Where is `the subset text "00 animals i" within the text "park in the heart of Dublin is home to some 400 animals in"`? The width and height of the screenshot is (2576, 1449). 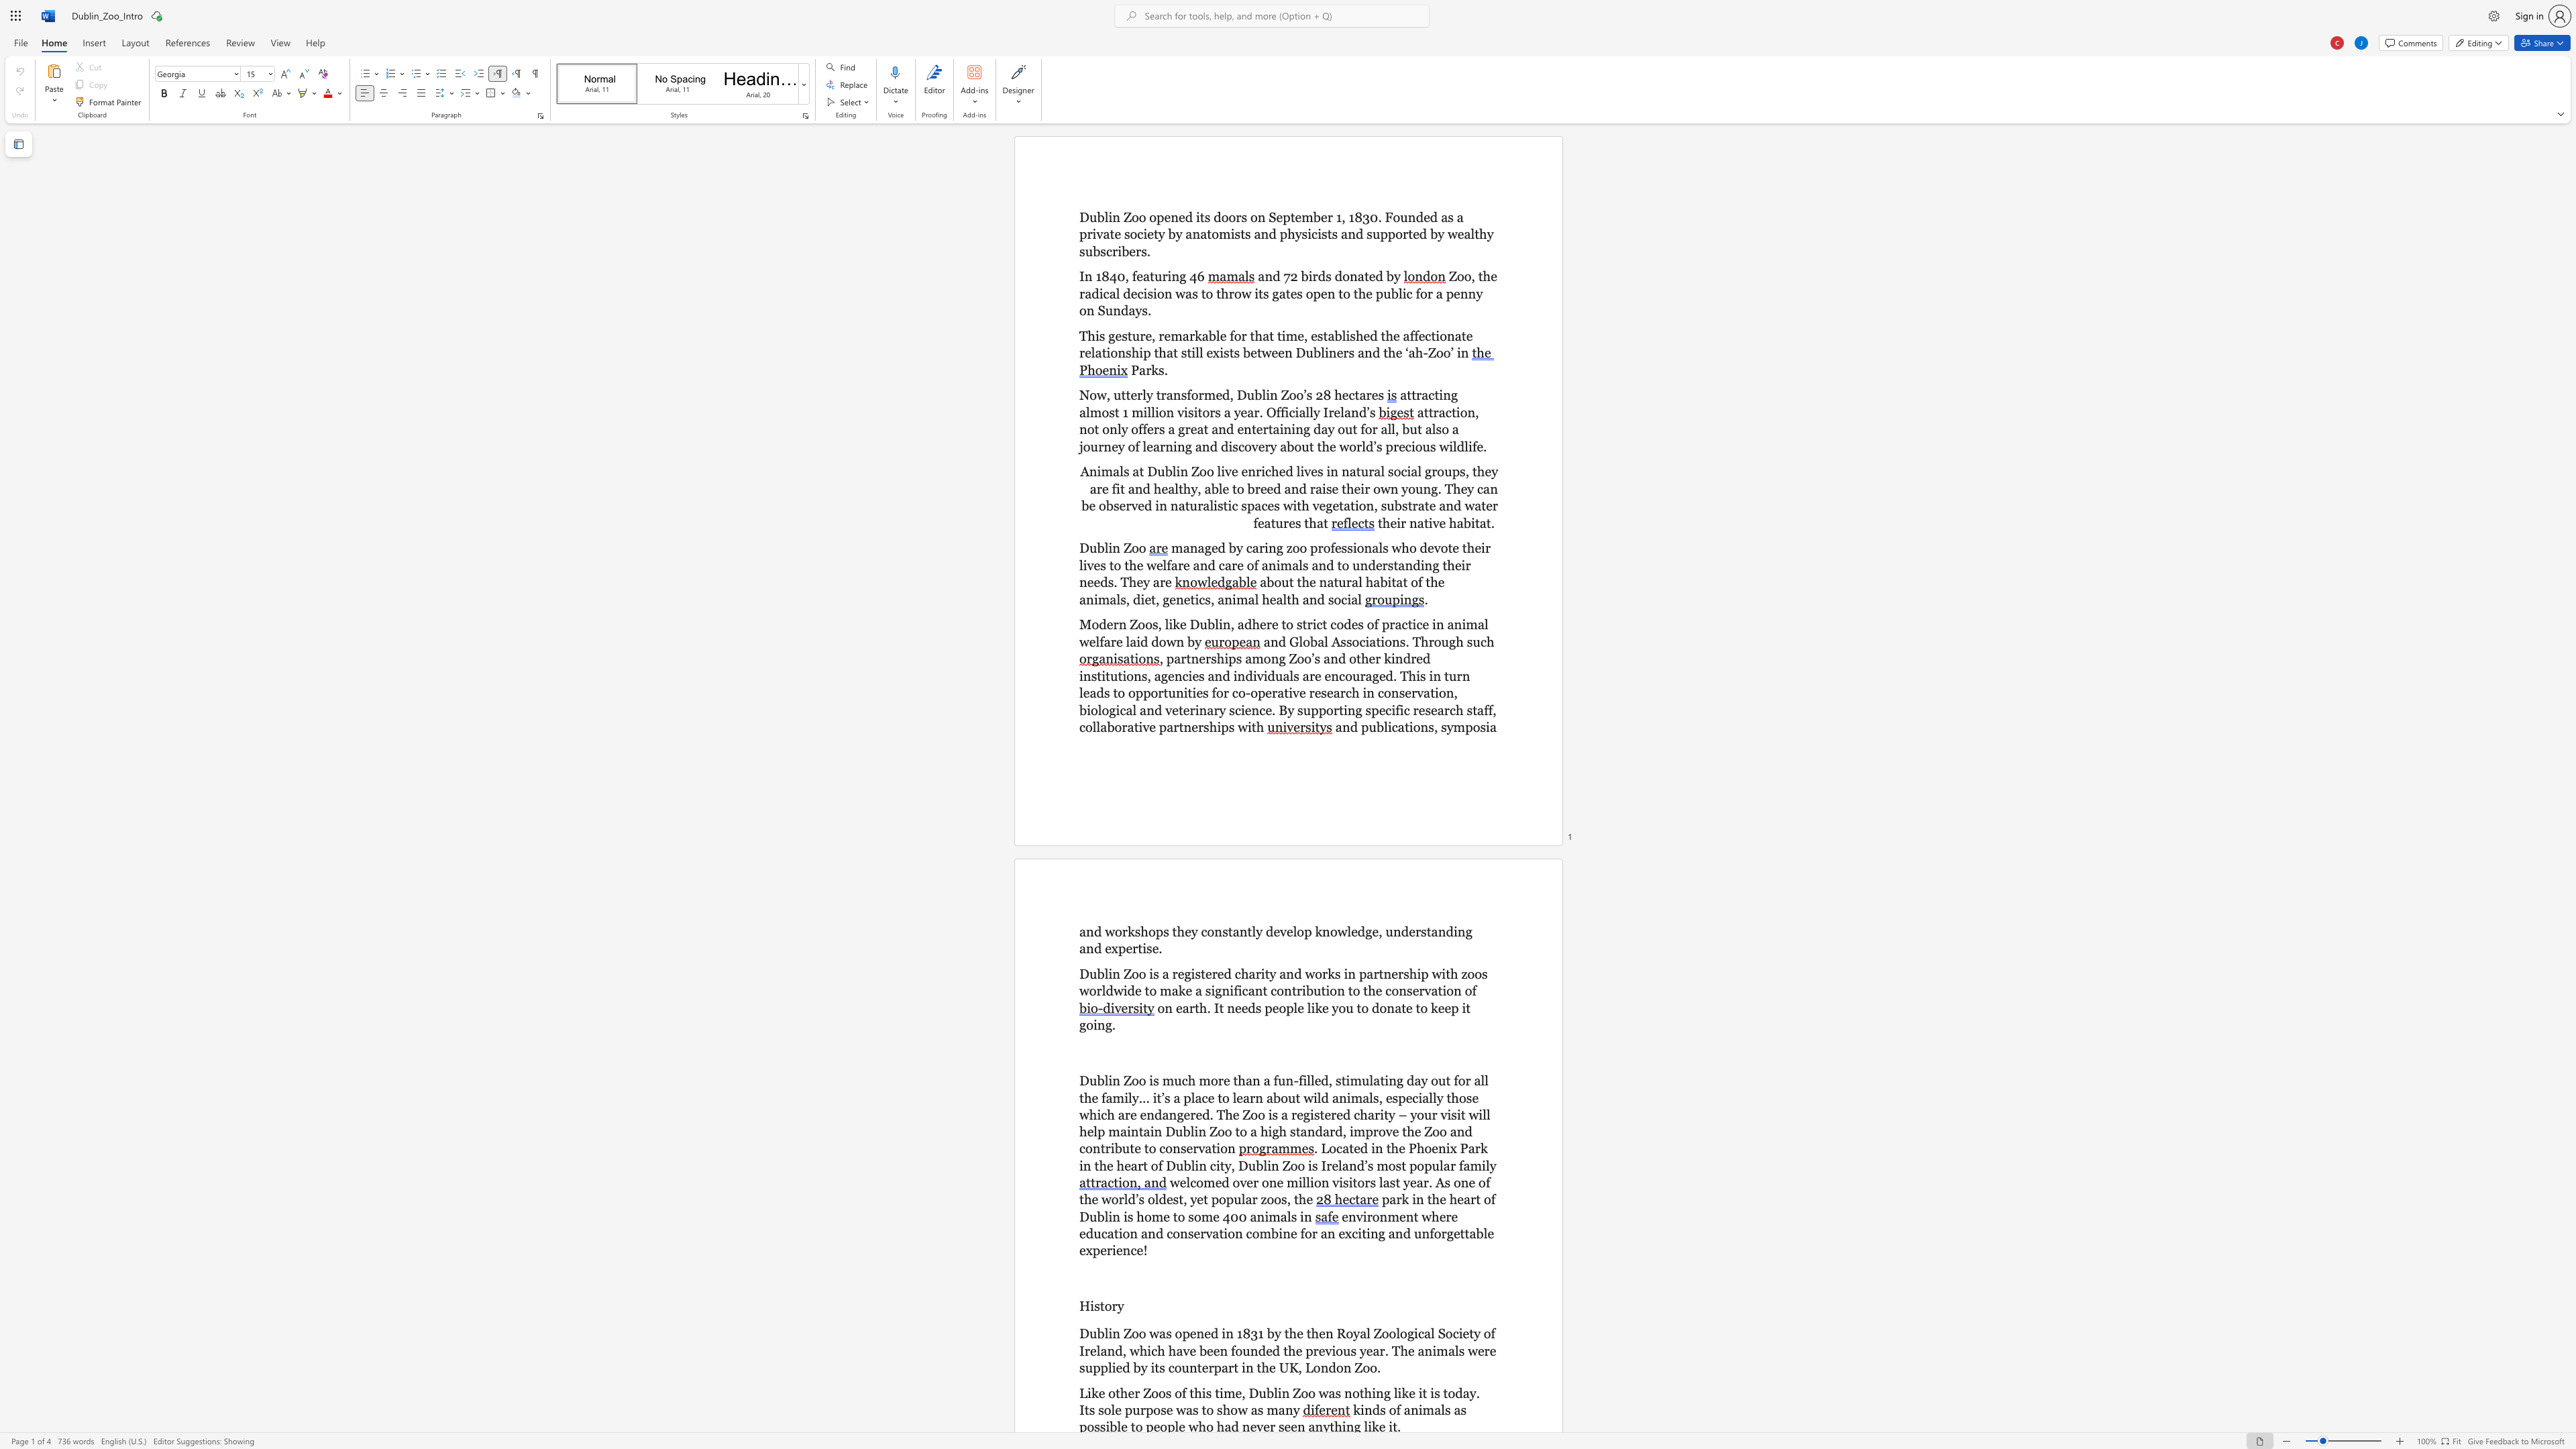
the subset text "00 animals i" within the text "park in the heart of Dublin is home to some 400 animals in" is located at coordinates (1230, 1216).